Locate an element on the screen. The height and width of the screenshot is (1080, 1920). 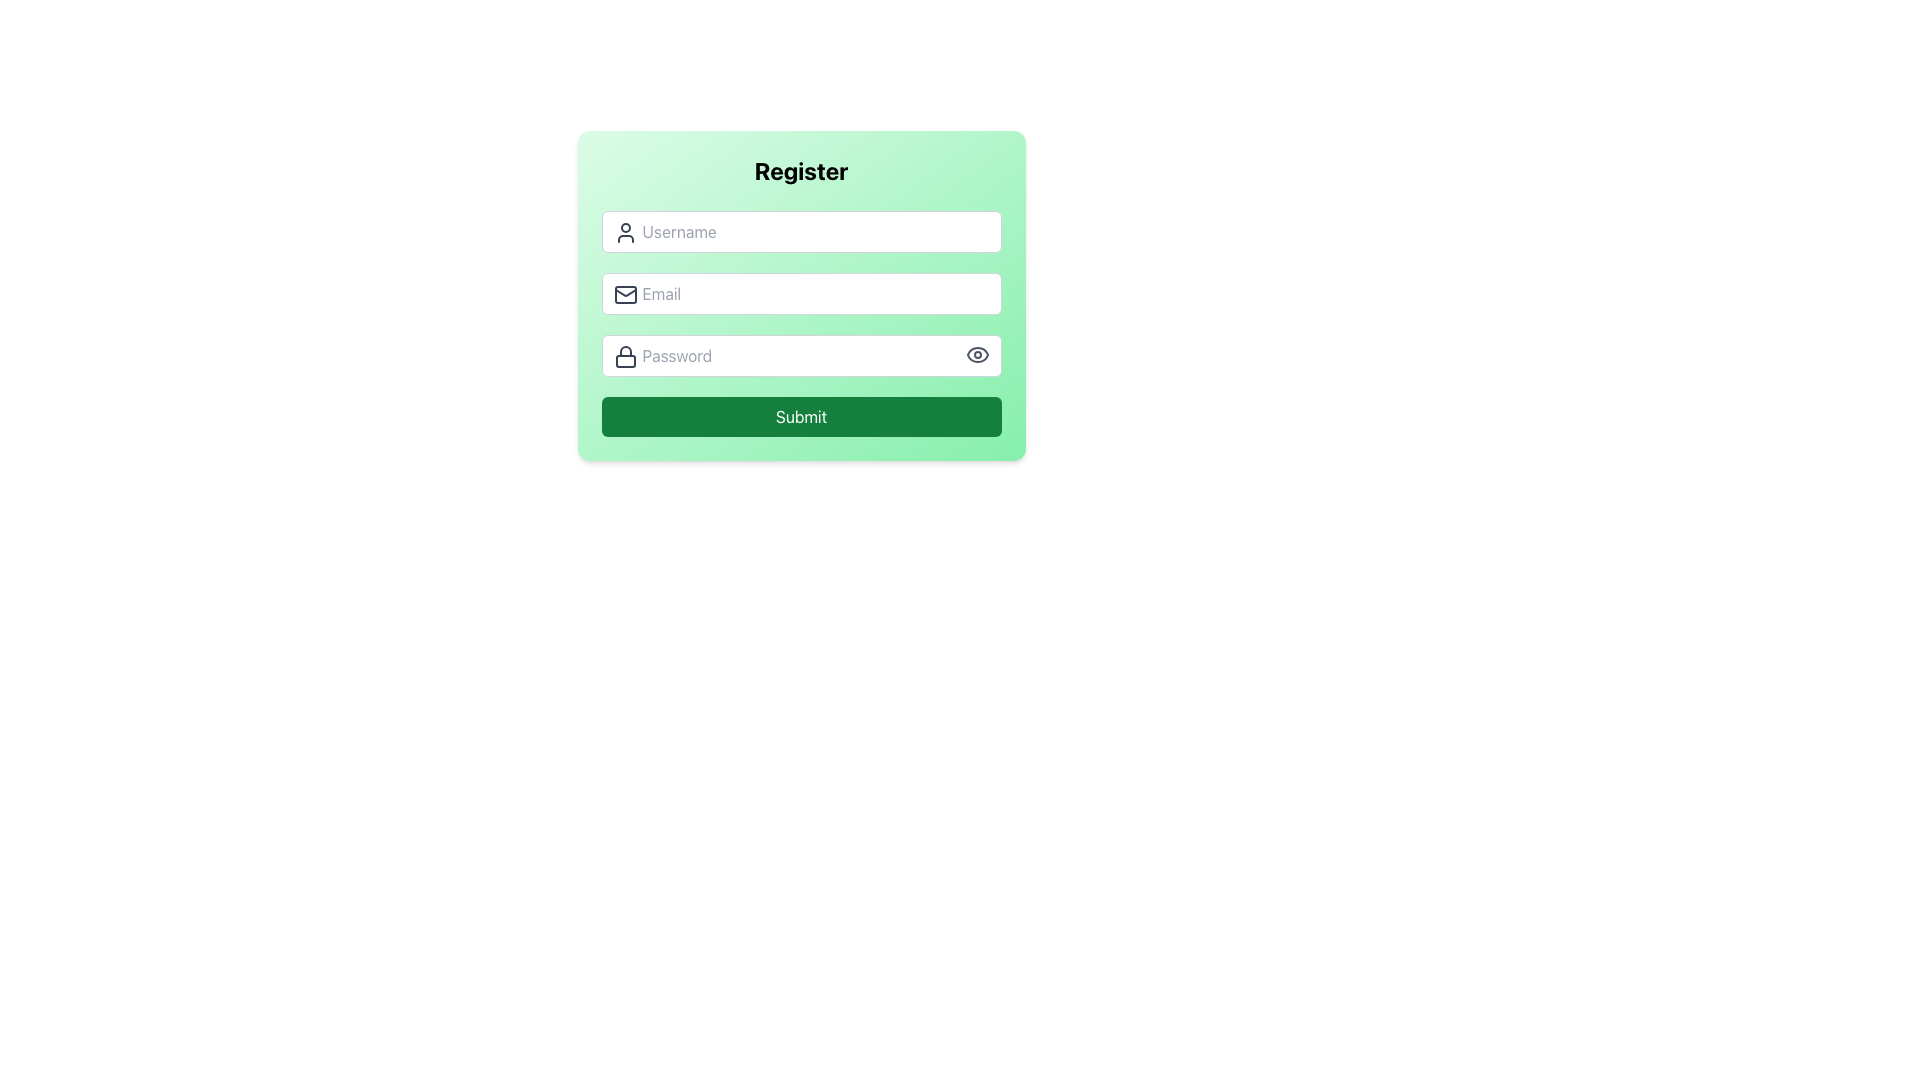
the upper part of the lock design in the SVG illustration adjacent to the 'Password' input field is located at coordinates (624, 350).